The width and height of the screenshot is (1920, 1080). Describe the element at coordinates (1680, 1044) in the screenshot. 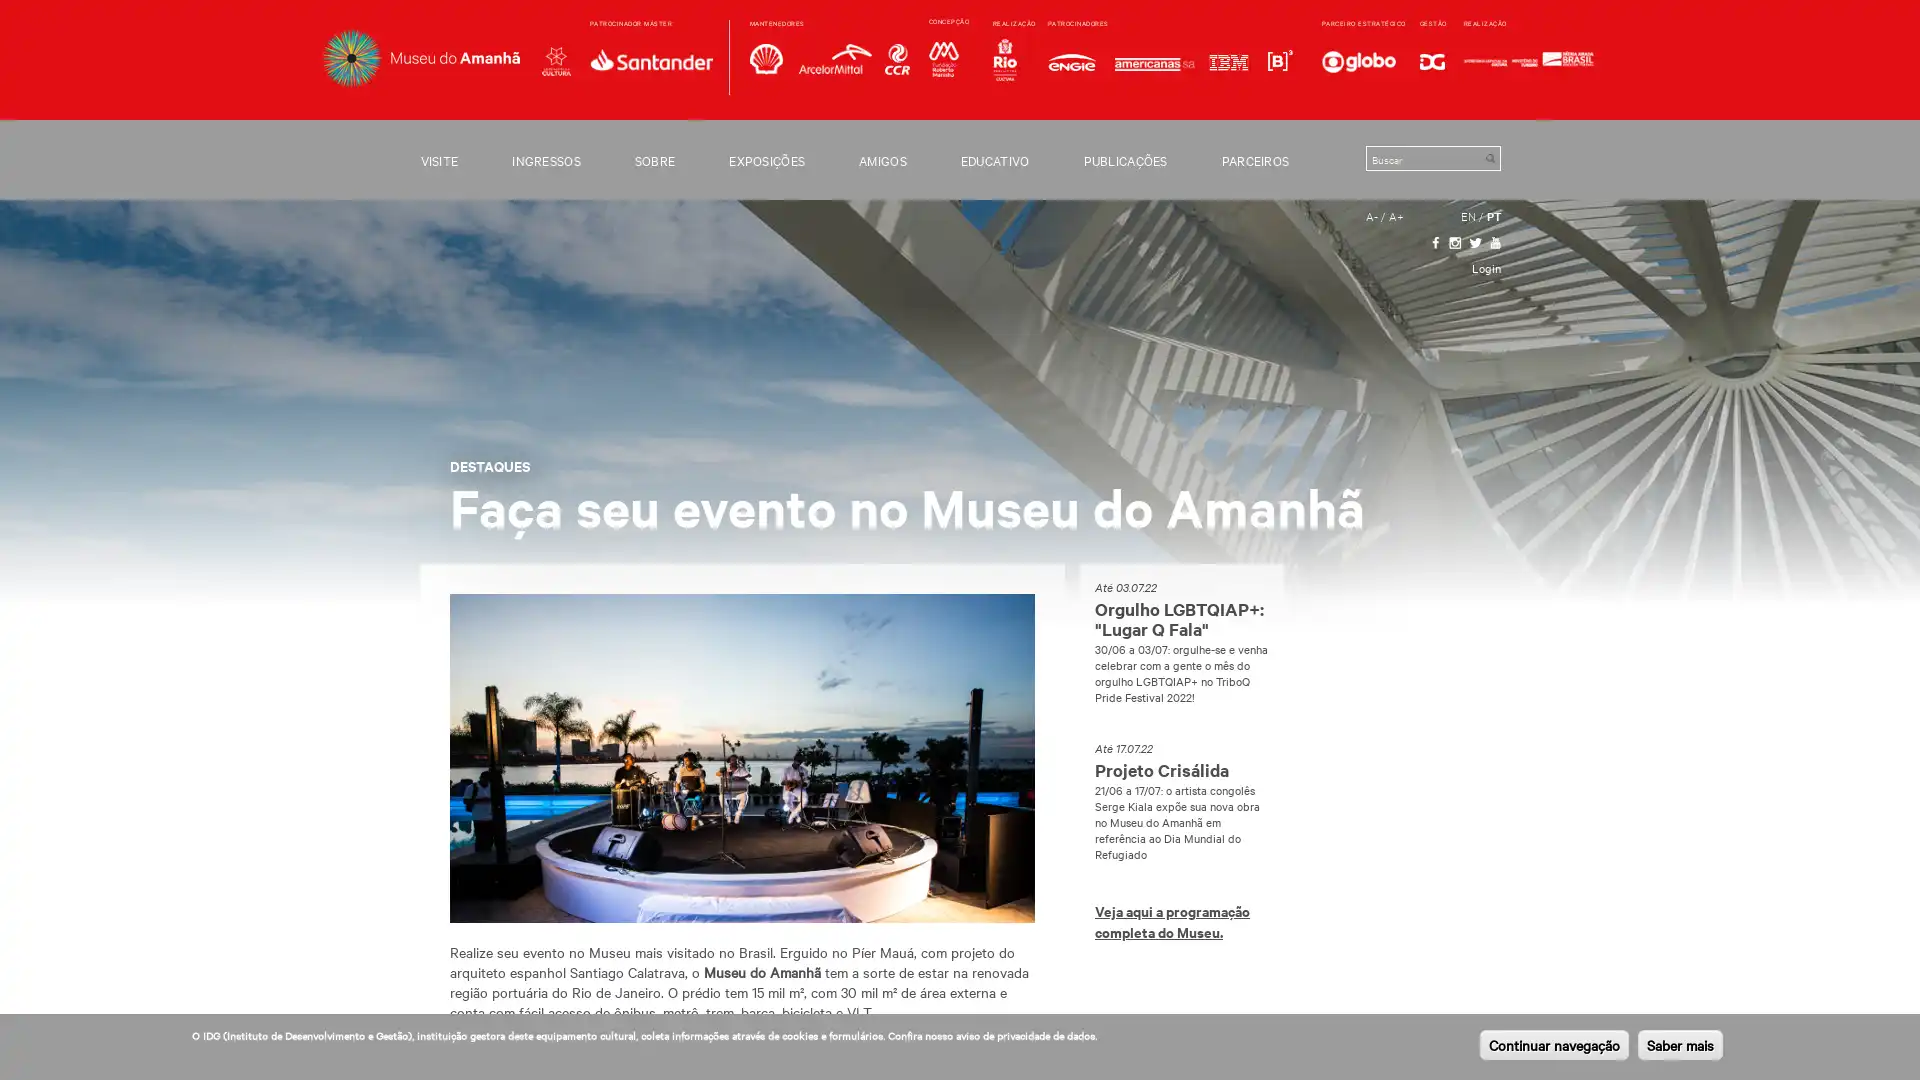

I see `Saber mais` at that location.